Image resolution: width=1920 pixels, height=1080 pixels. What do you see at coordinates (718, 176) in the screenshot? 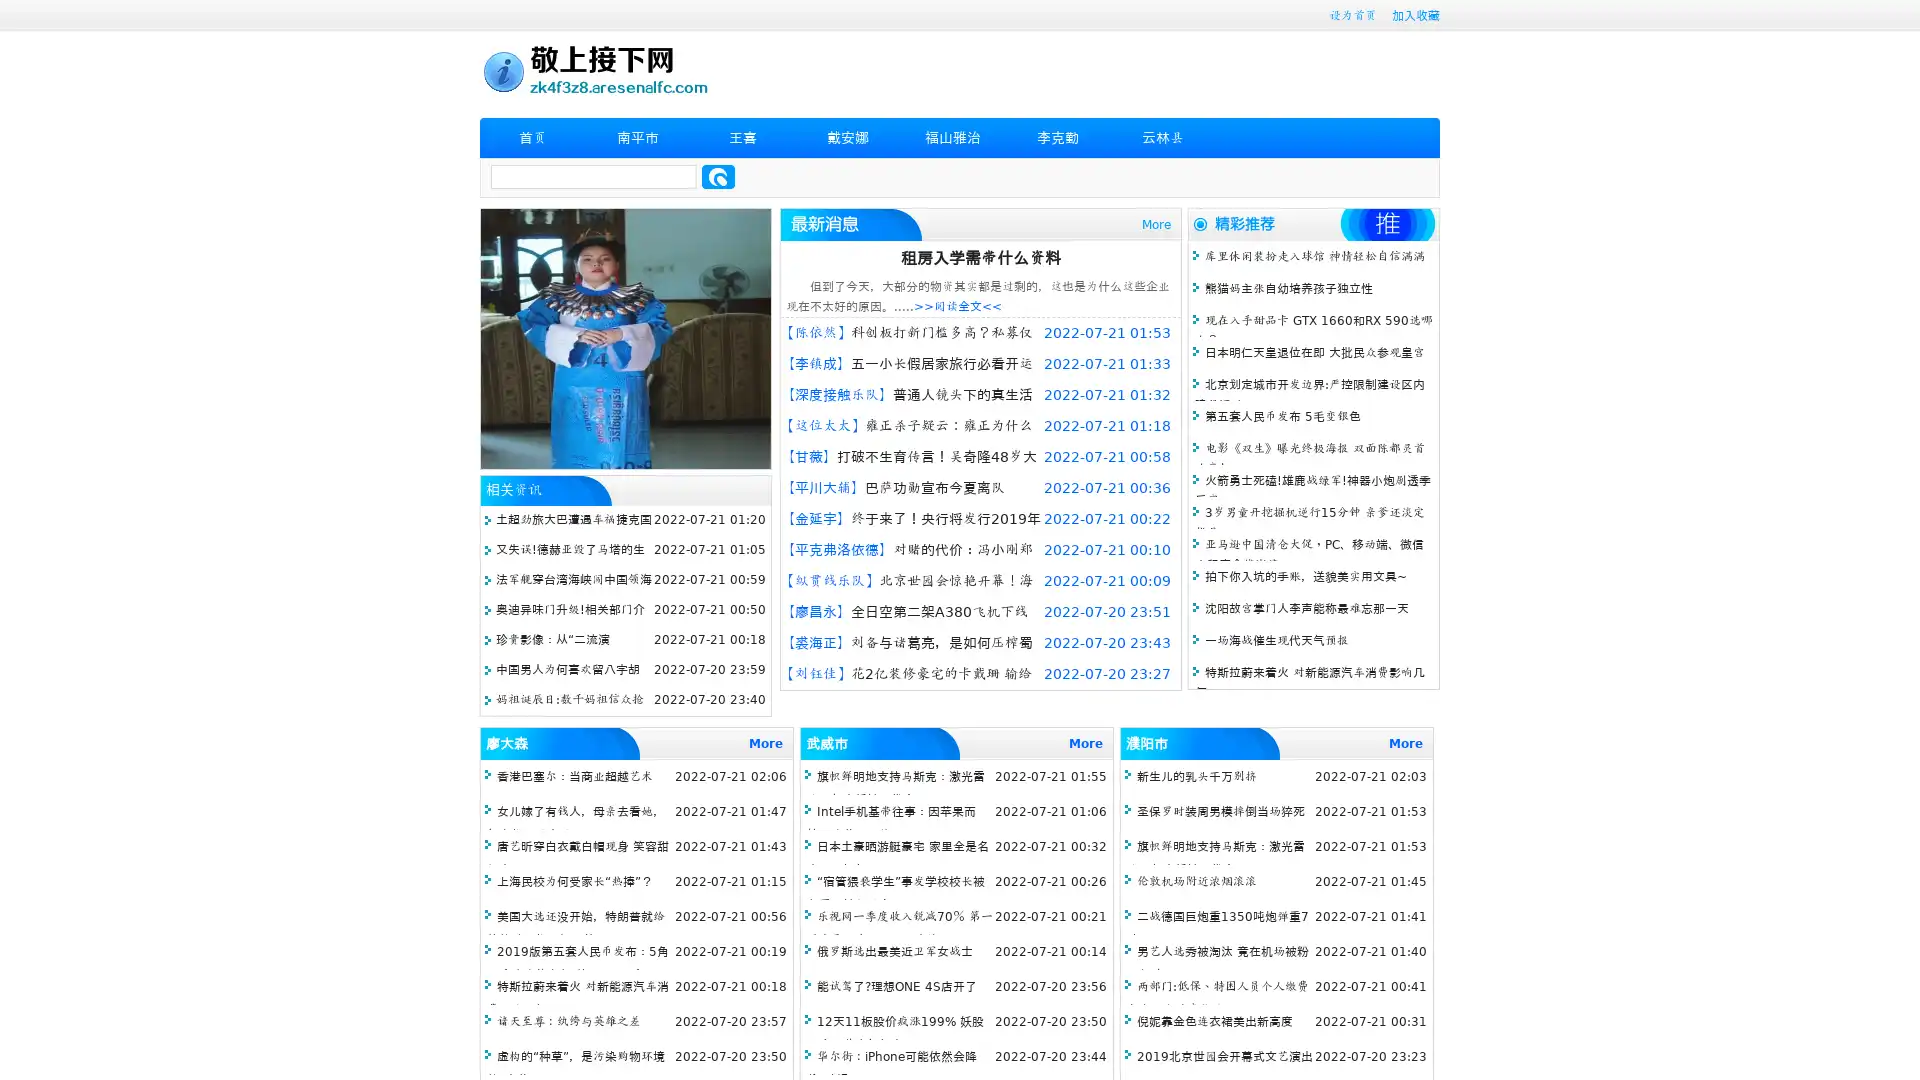
I see `Search` at bounding box center [718, 176].